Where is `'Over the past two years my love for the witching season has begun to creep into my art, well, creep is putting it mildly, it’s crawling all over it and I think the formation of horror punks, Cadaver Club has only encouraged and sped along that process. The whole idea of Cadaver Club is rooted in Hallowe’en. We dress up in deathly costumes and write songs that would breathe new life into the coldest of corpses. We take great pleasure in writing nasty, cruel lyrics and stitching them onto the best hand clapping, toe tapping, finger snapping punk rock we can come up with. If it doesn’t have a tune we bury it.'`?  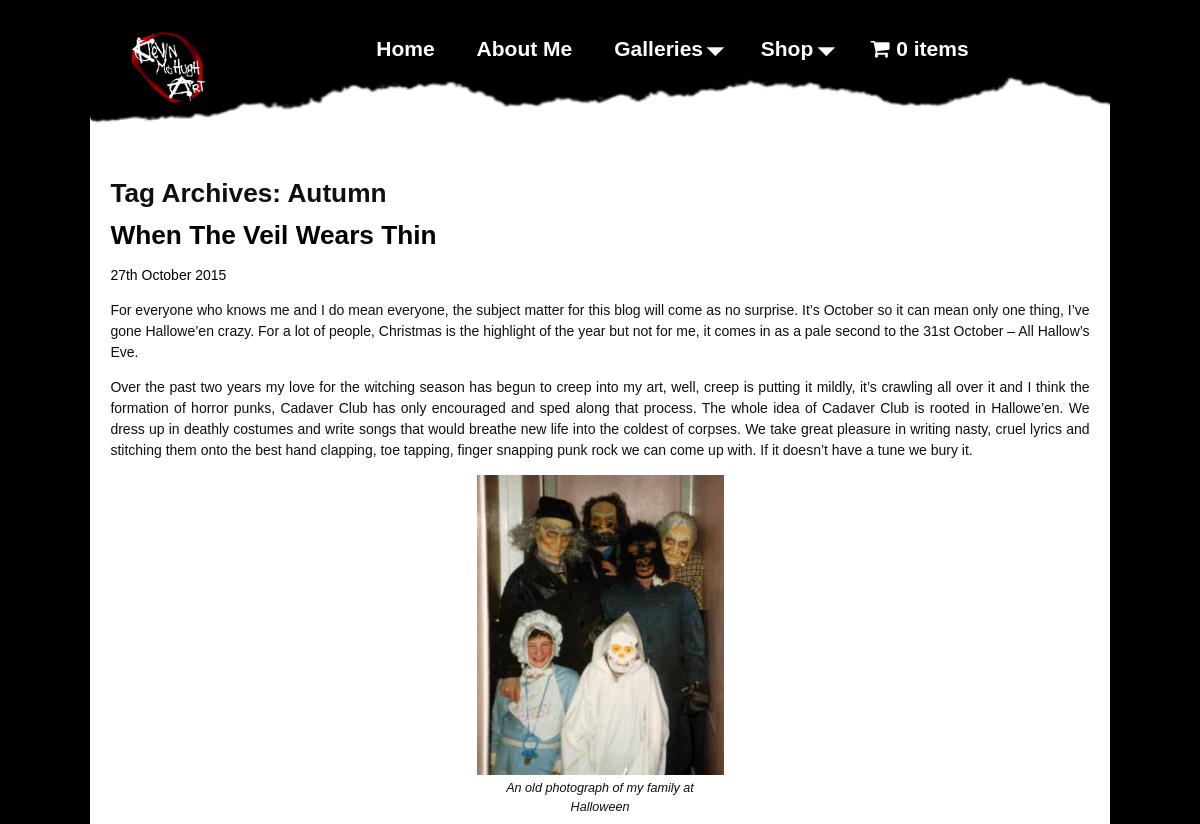 'Over the past two years my love for the witching season has begun to creep into my art, well, creep is putting it mildly, it’s crawling all over it and I think the formation of horror punks, Cadaver Club has only encouraged and sped along that process. The whole idea of Cadaver Club is rooted in Hallowe’en. We dress up in deathly costumes and write songs that would breathe new life into the coldest of corpses. We take great pleasure in writing nasty, cruel lyrics and stitching them onto the best hand clapping, toe tapping, finger snapping punk rock we can come up with. If it doesn’t have a tune we bury it.' is located at coordinates (598, 417).